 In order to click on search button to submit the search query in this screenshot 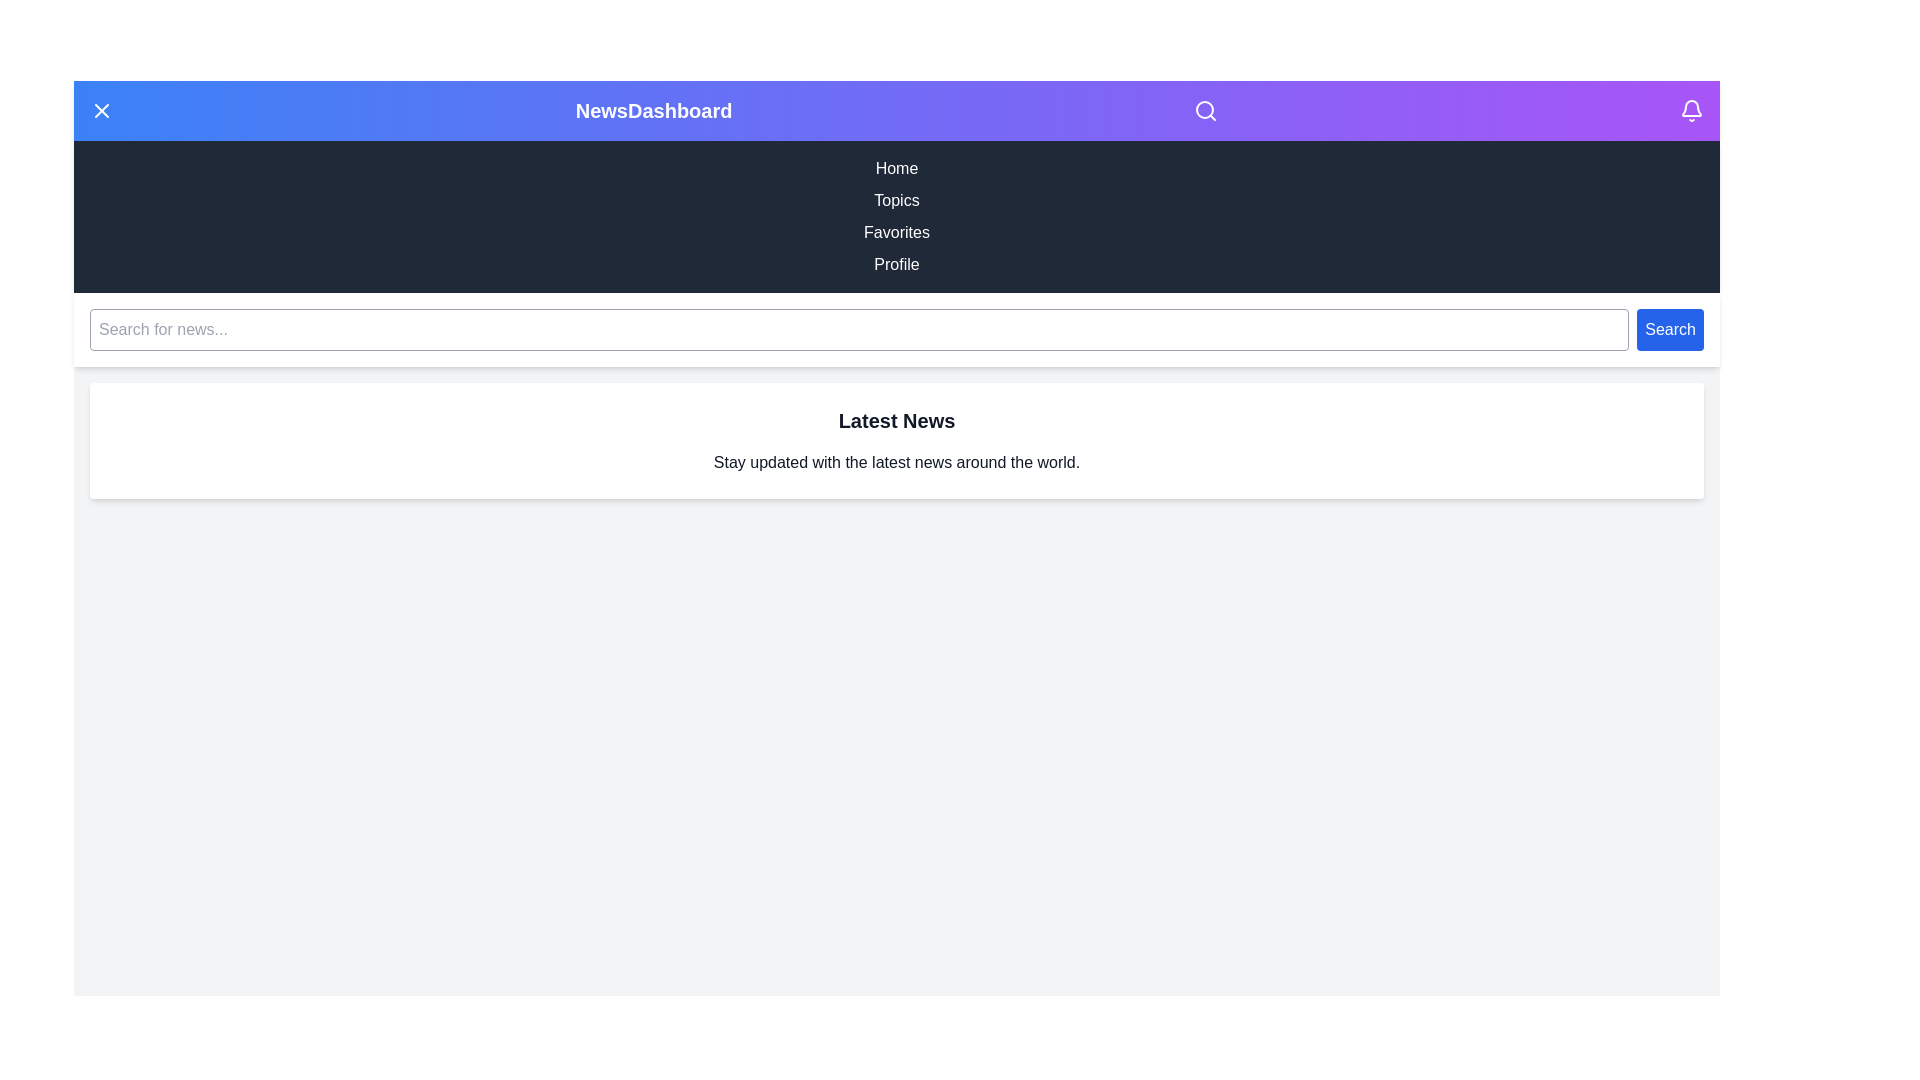, I will do `click(1670, 329)`.